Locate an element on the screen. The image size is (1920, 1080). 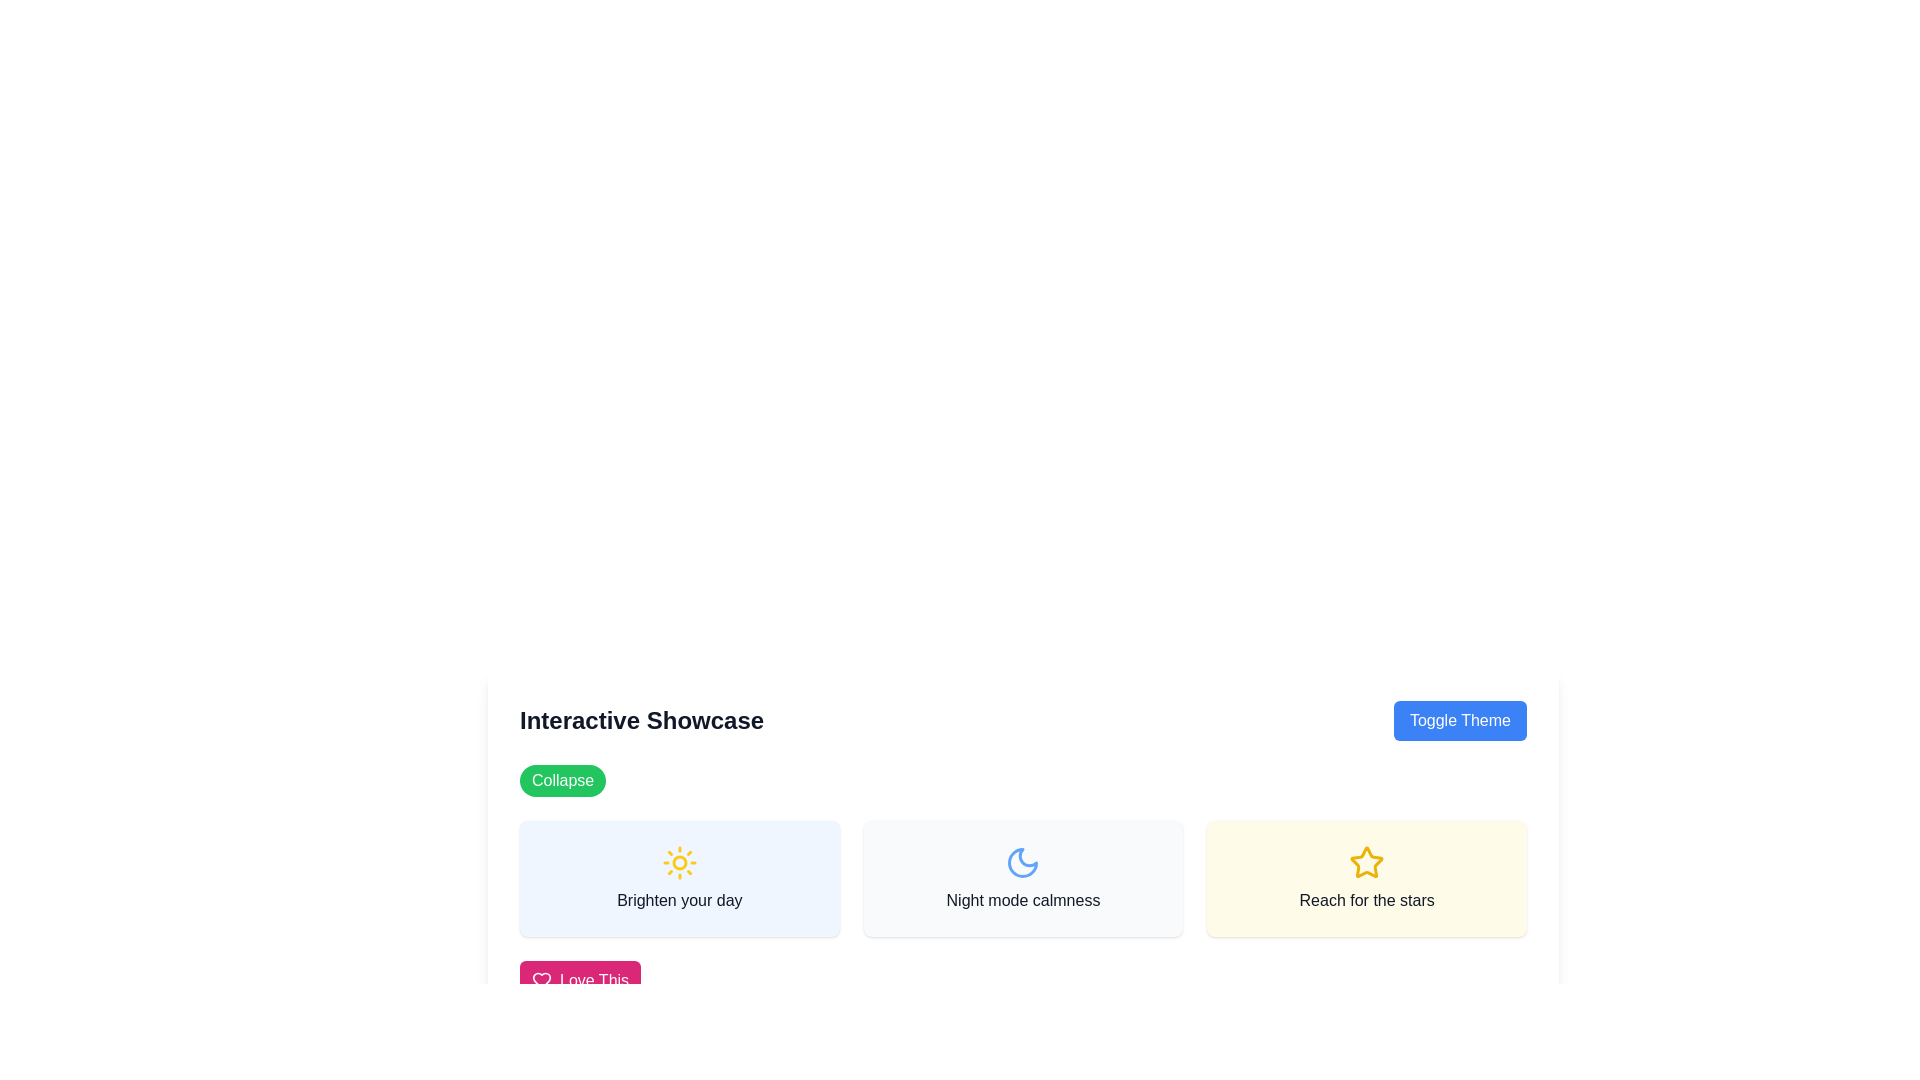
the heart SVG icon located inside the pink rounded rectangular button labeled 'Love This' to indicate a positive action is located at coordinates (542, 979).